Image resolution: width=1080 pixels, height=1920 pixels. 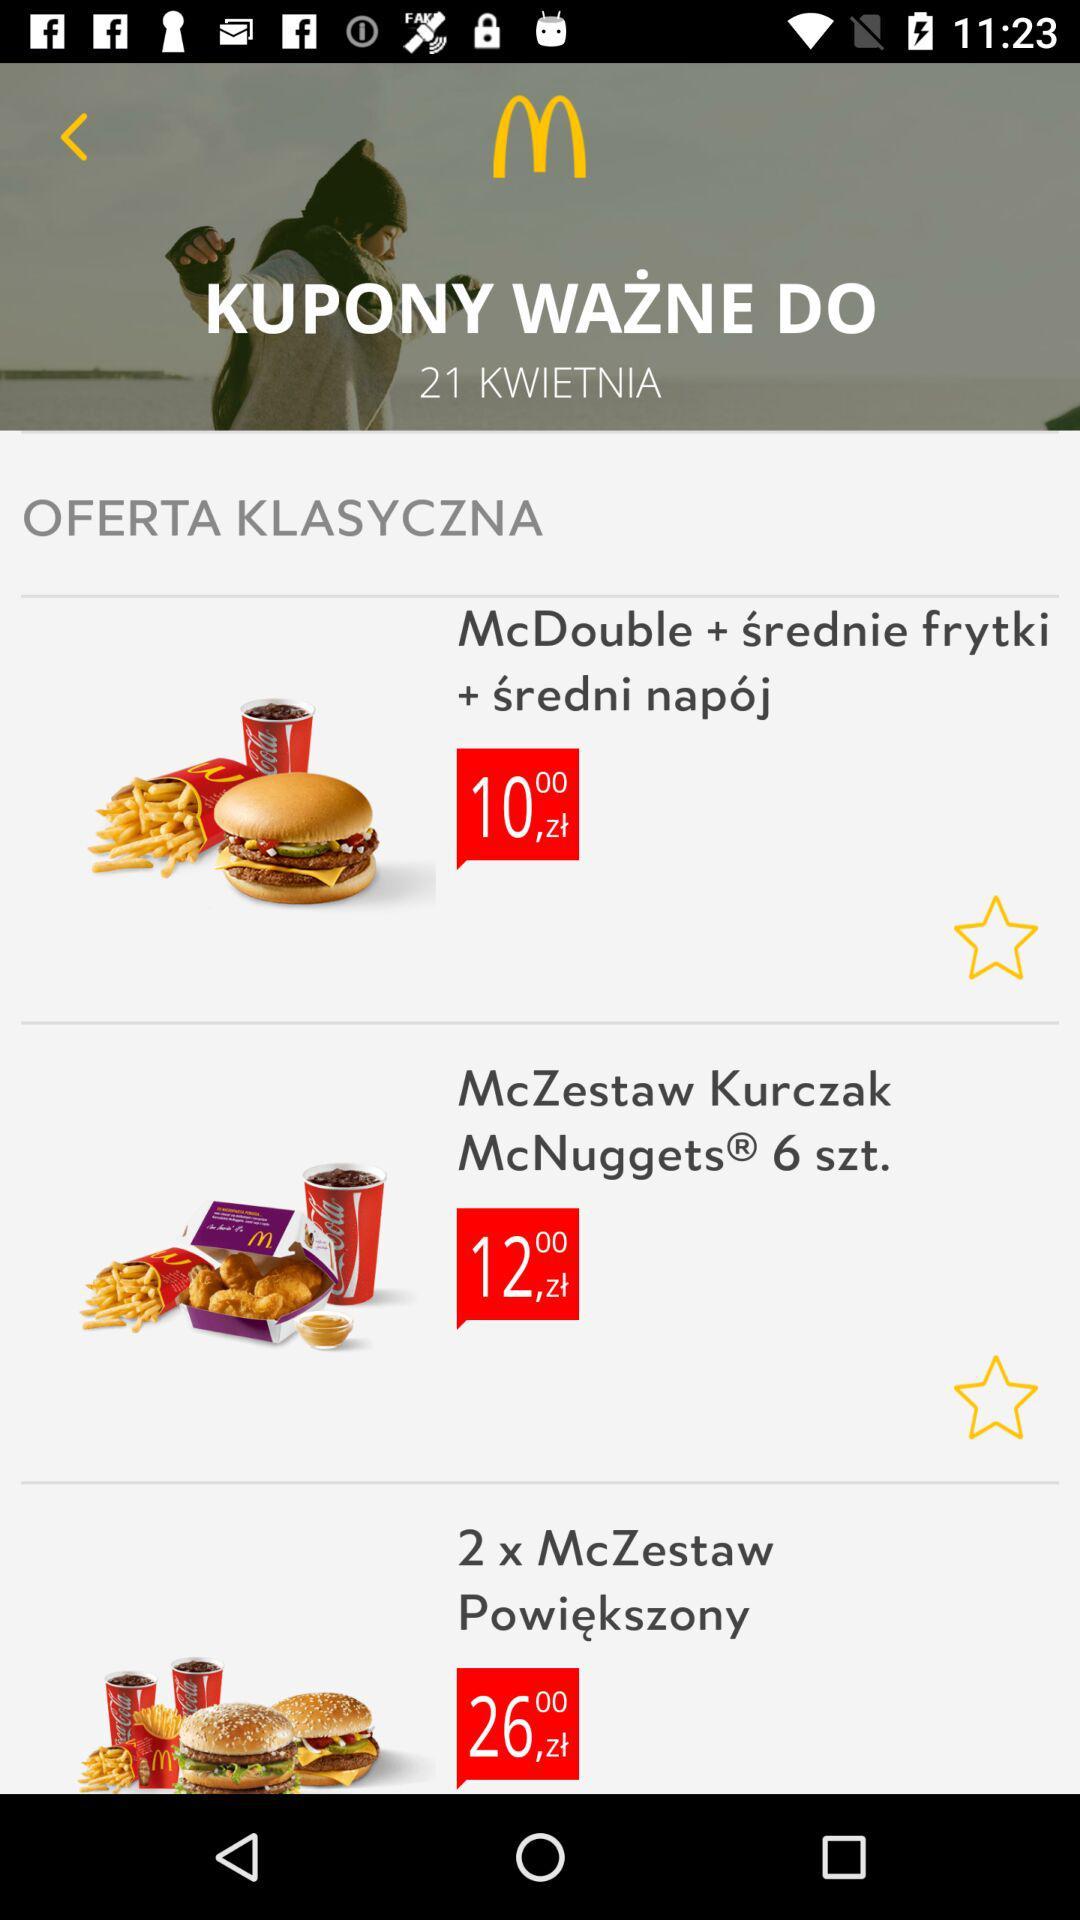 I want to click on rating option, so click(x=995, y=936).